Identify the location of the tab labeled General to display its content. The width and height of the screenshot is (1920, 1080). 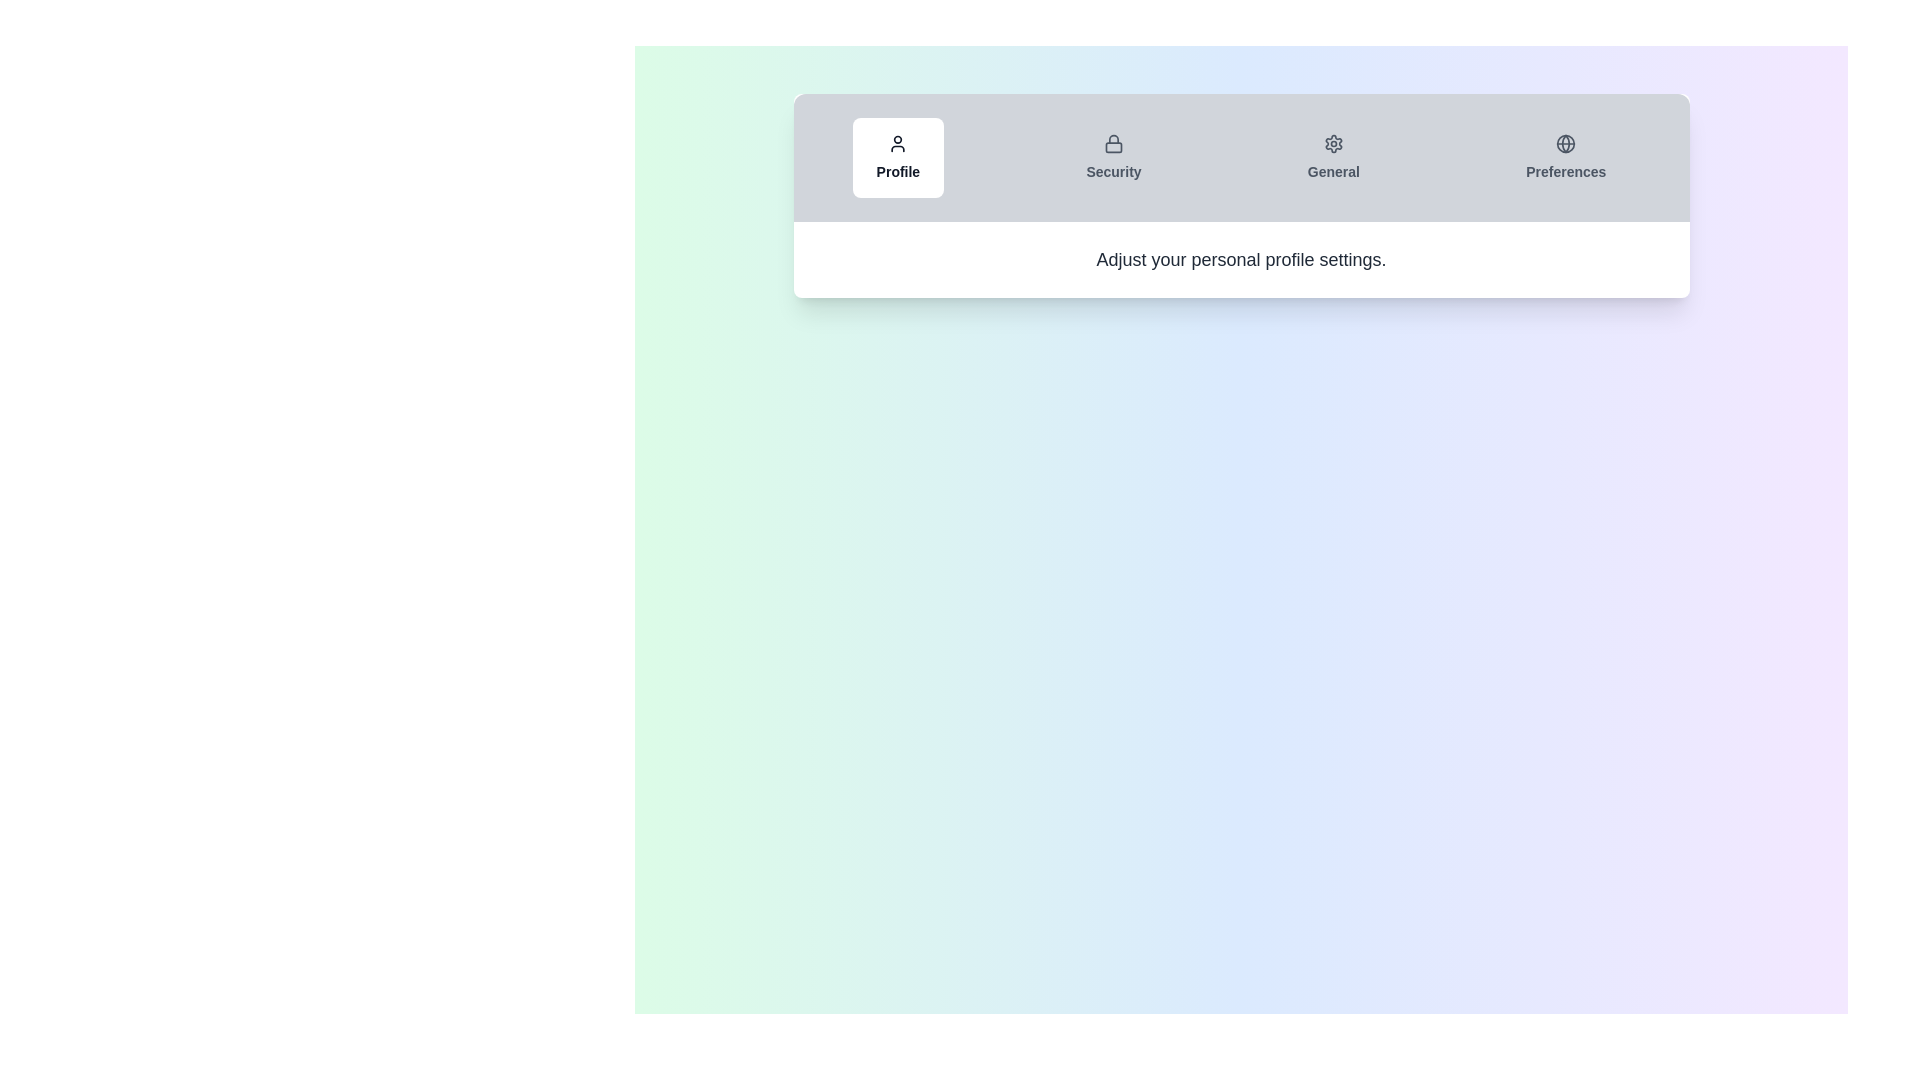
(1334, 157).